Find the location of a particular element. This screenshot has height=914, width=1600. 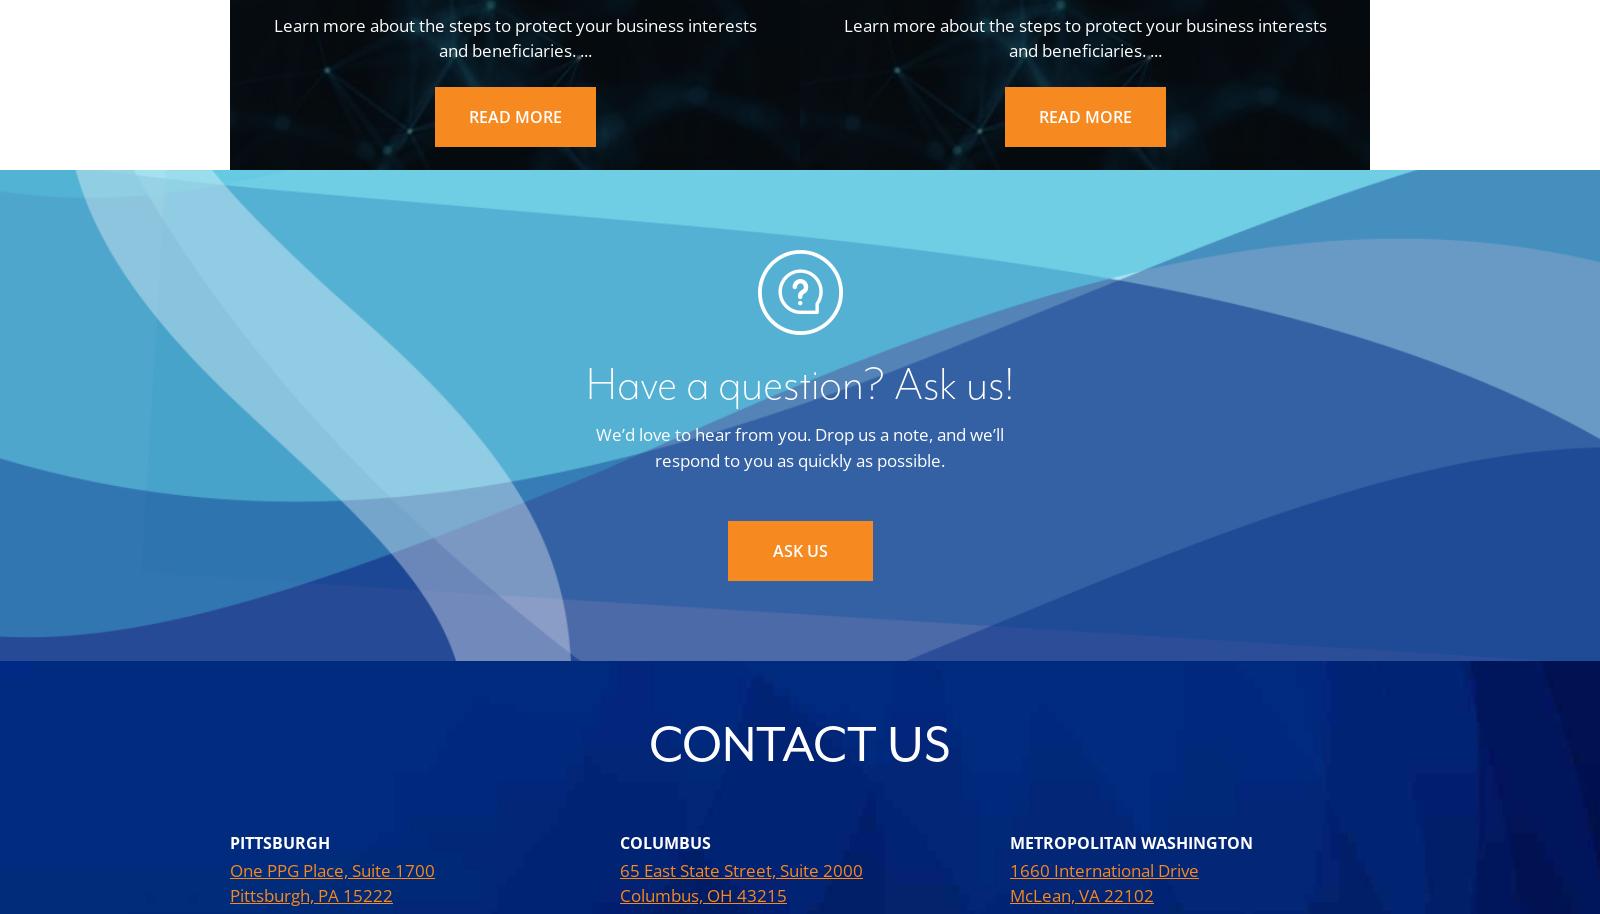

'Columbus' is located at coordinates (665, 841).